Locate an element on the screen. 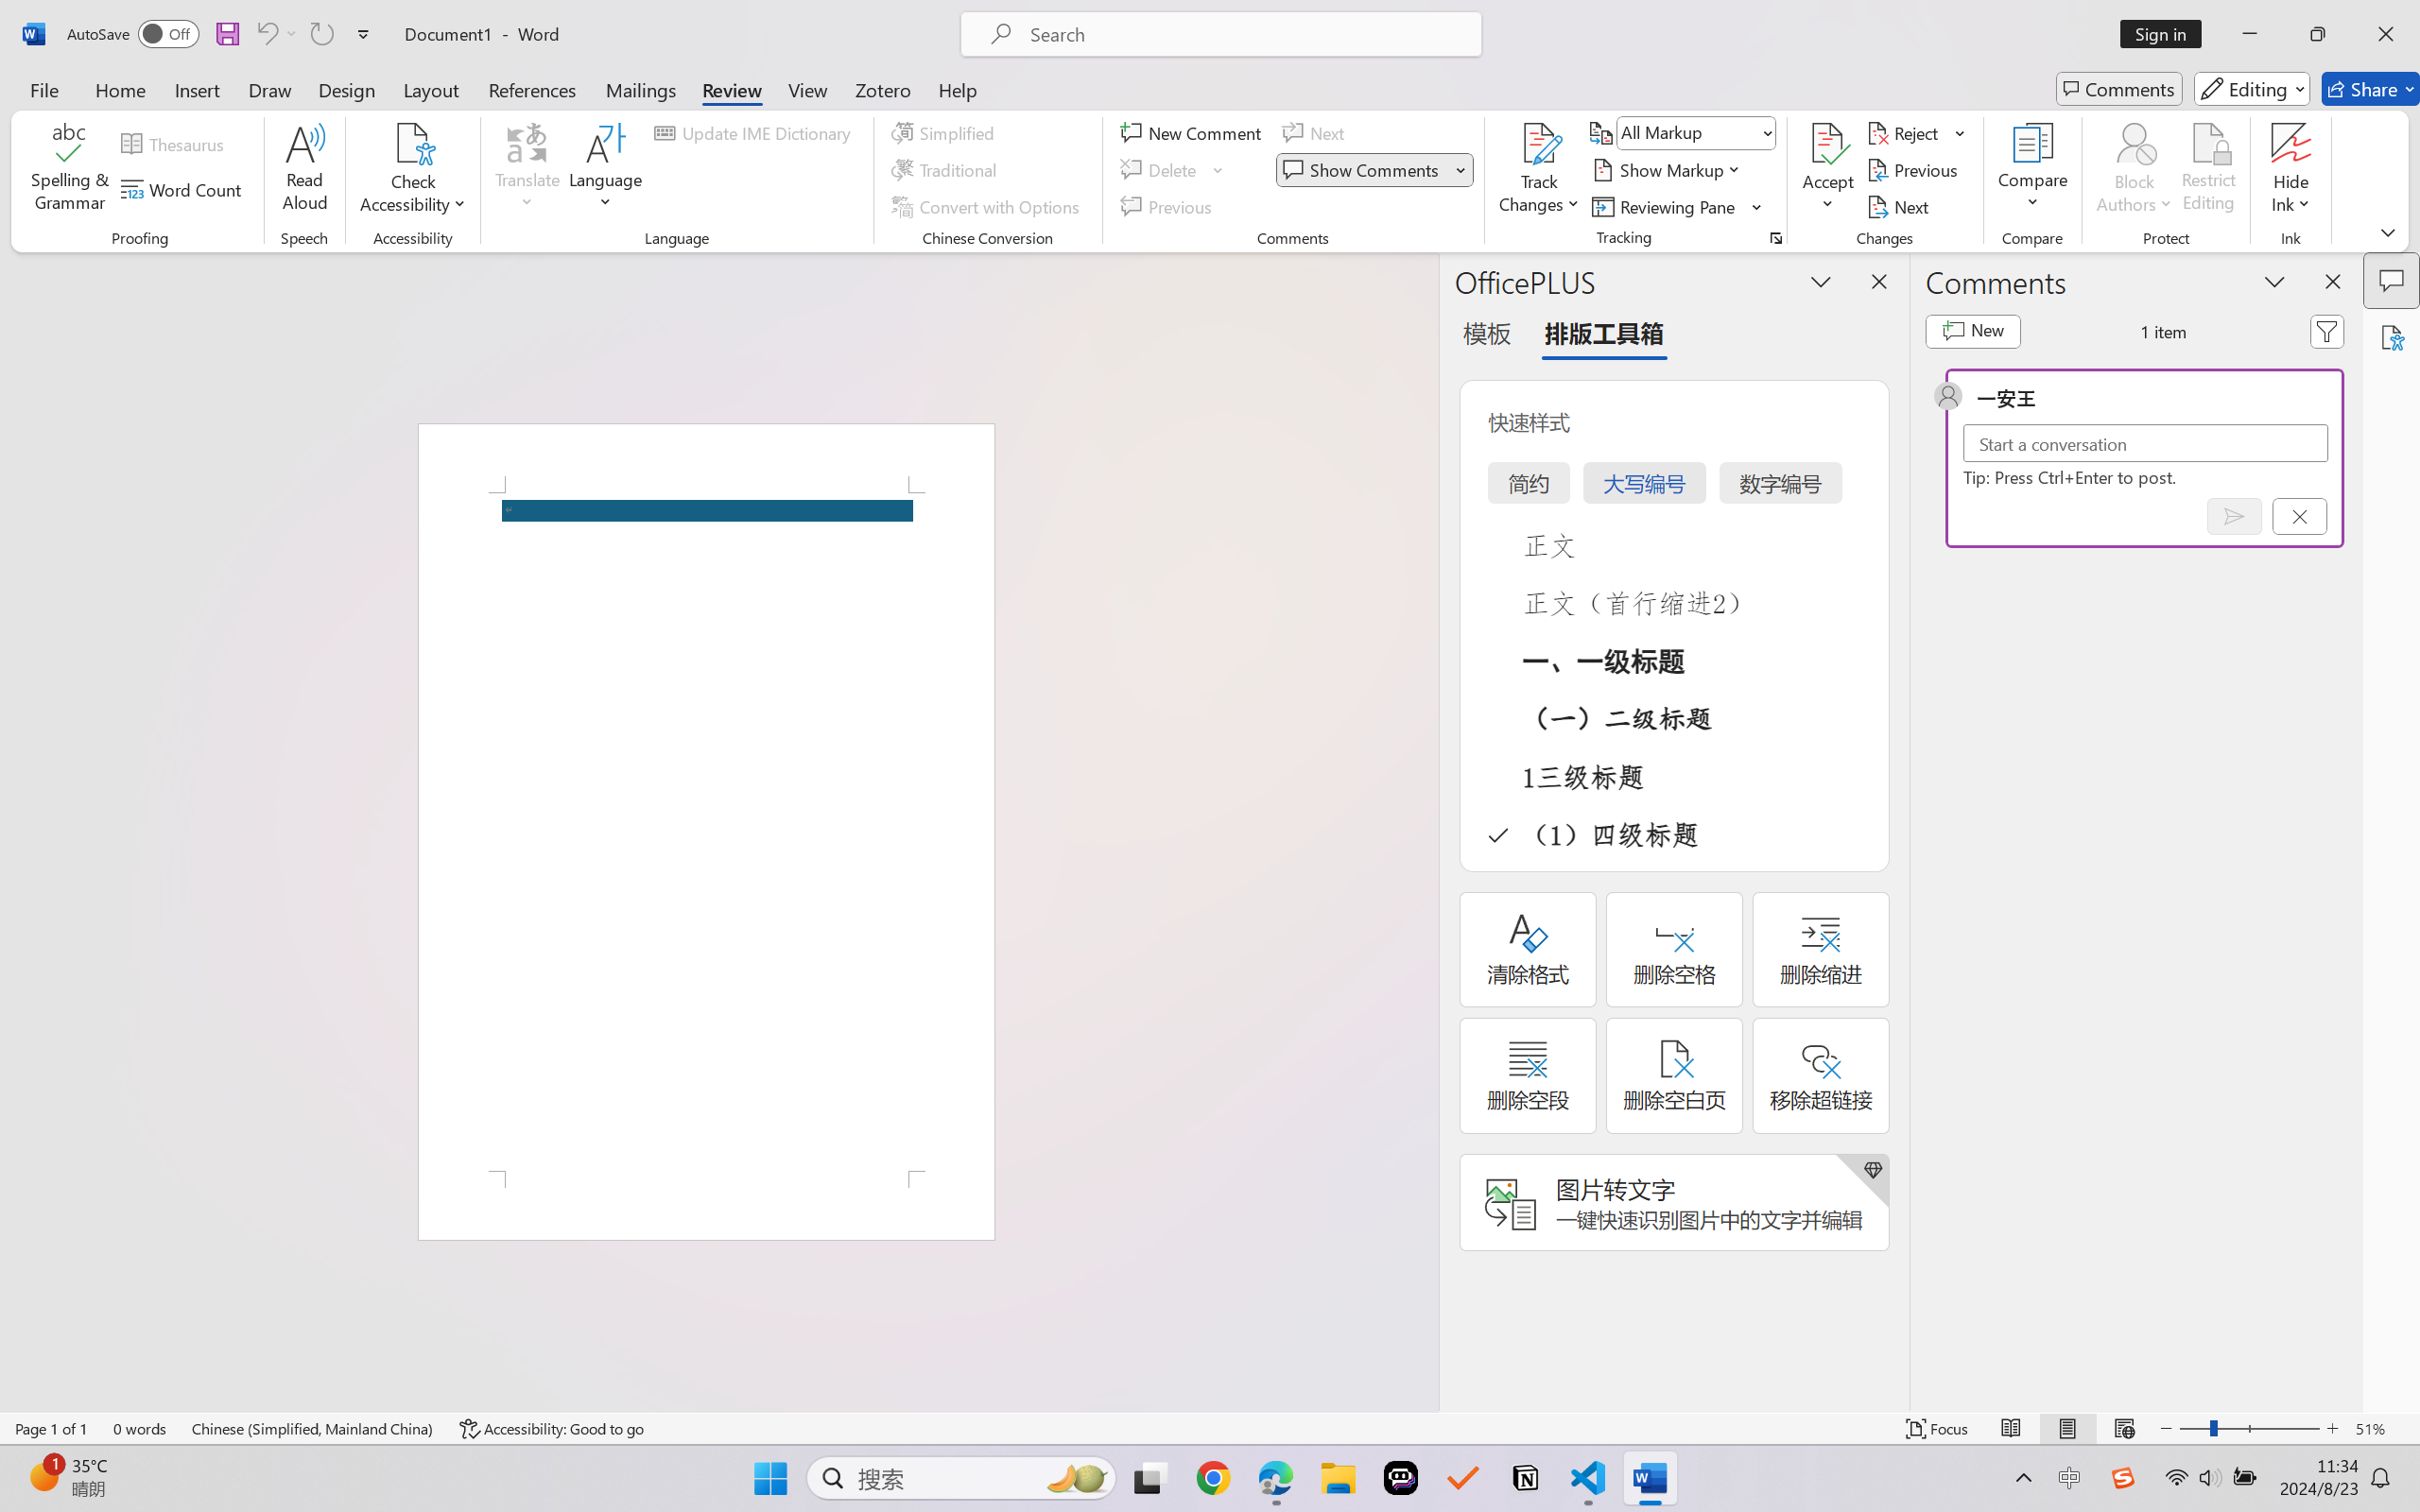 The width and height of the screenshot is (2420, 1512). 'Reject' is located at coordinates (1916, 131).